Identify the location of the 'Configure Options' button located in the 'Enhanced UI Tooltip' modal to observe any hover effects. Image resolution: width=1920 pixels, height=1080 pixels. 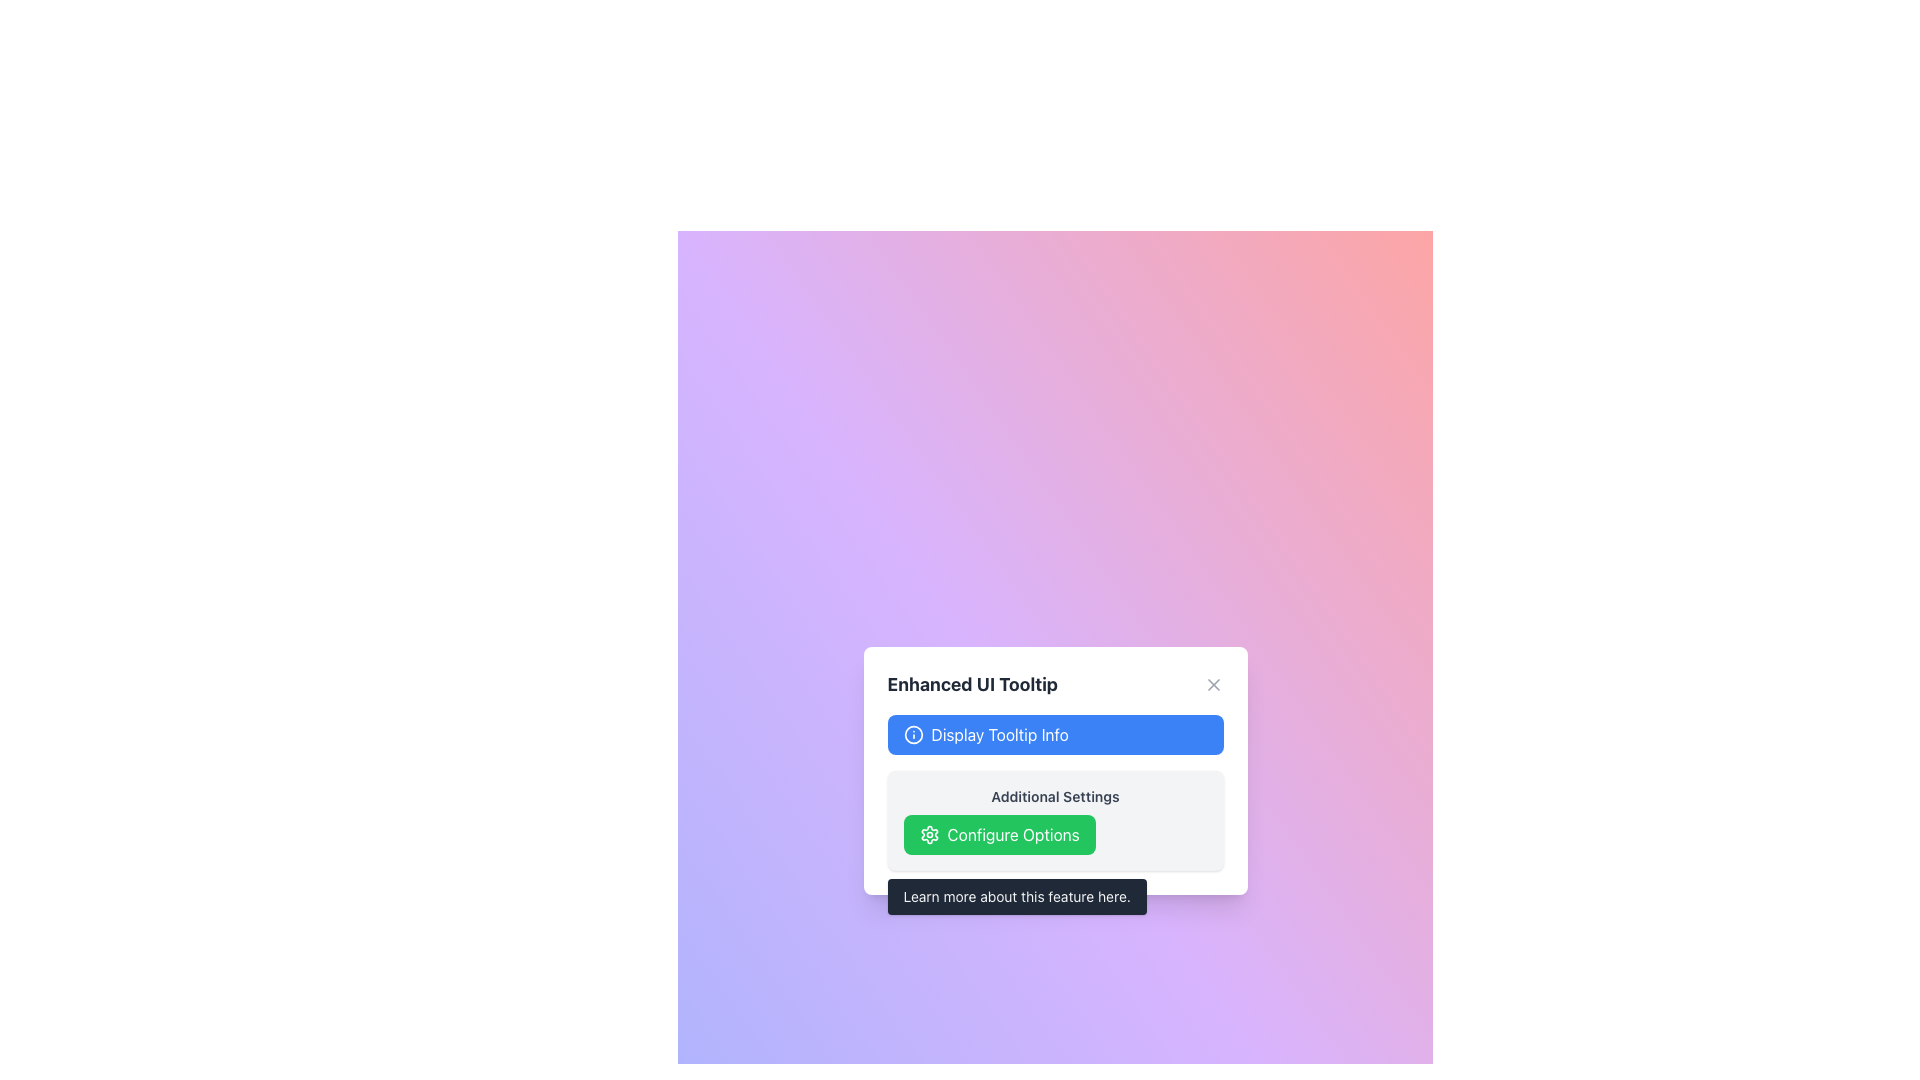
(999, 834).